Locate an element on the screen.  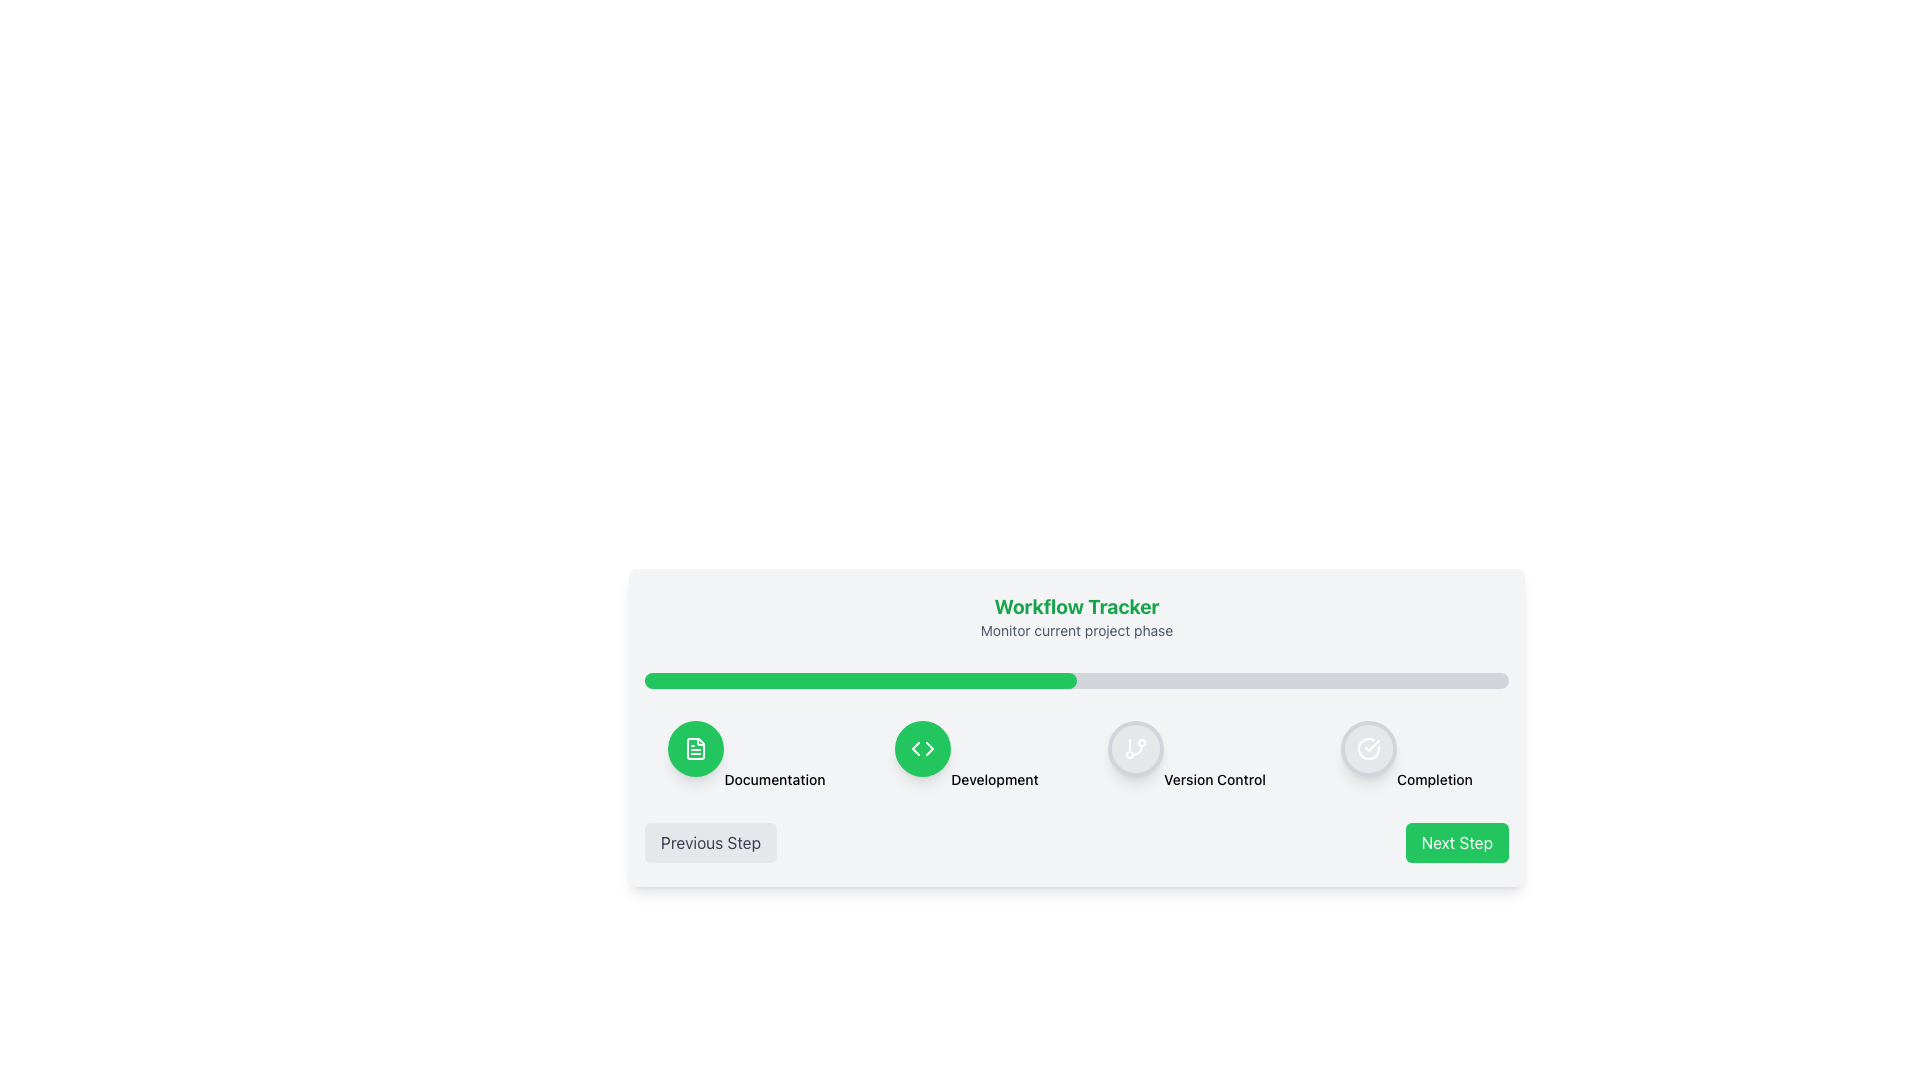
the progress bar that visually indicates half completion, located centrally below the 'Workflow Tracker' title and above the grid of circular icons is located at coordinates (1075, 680).